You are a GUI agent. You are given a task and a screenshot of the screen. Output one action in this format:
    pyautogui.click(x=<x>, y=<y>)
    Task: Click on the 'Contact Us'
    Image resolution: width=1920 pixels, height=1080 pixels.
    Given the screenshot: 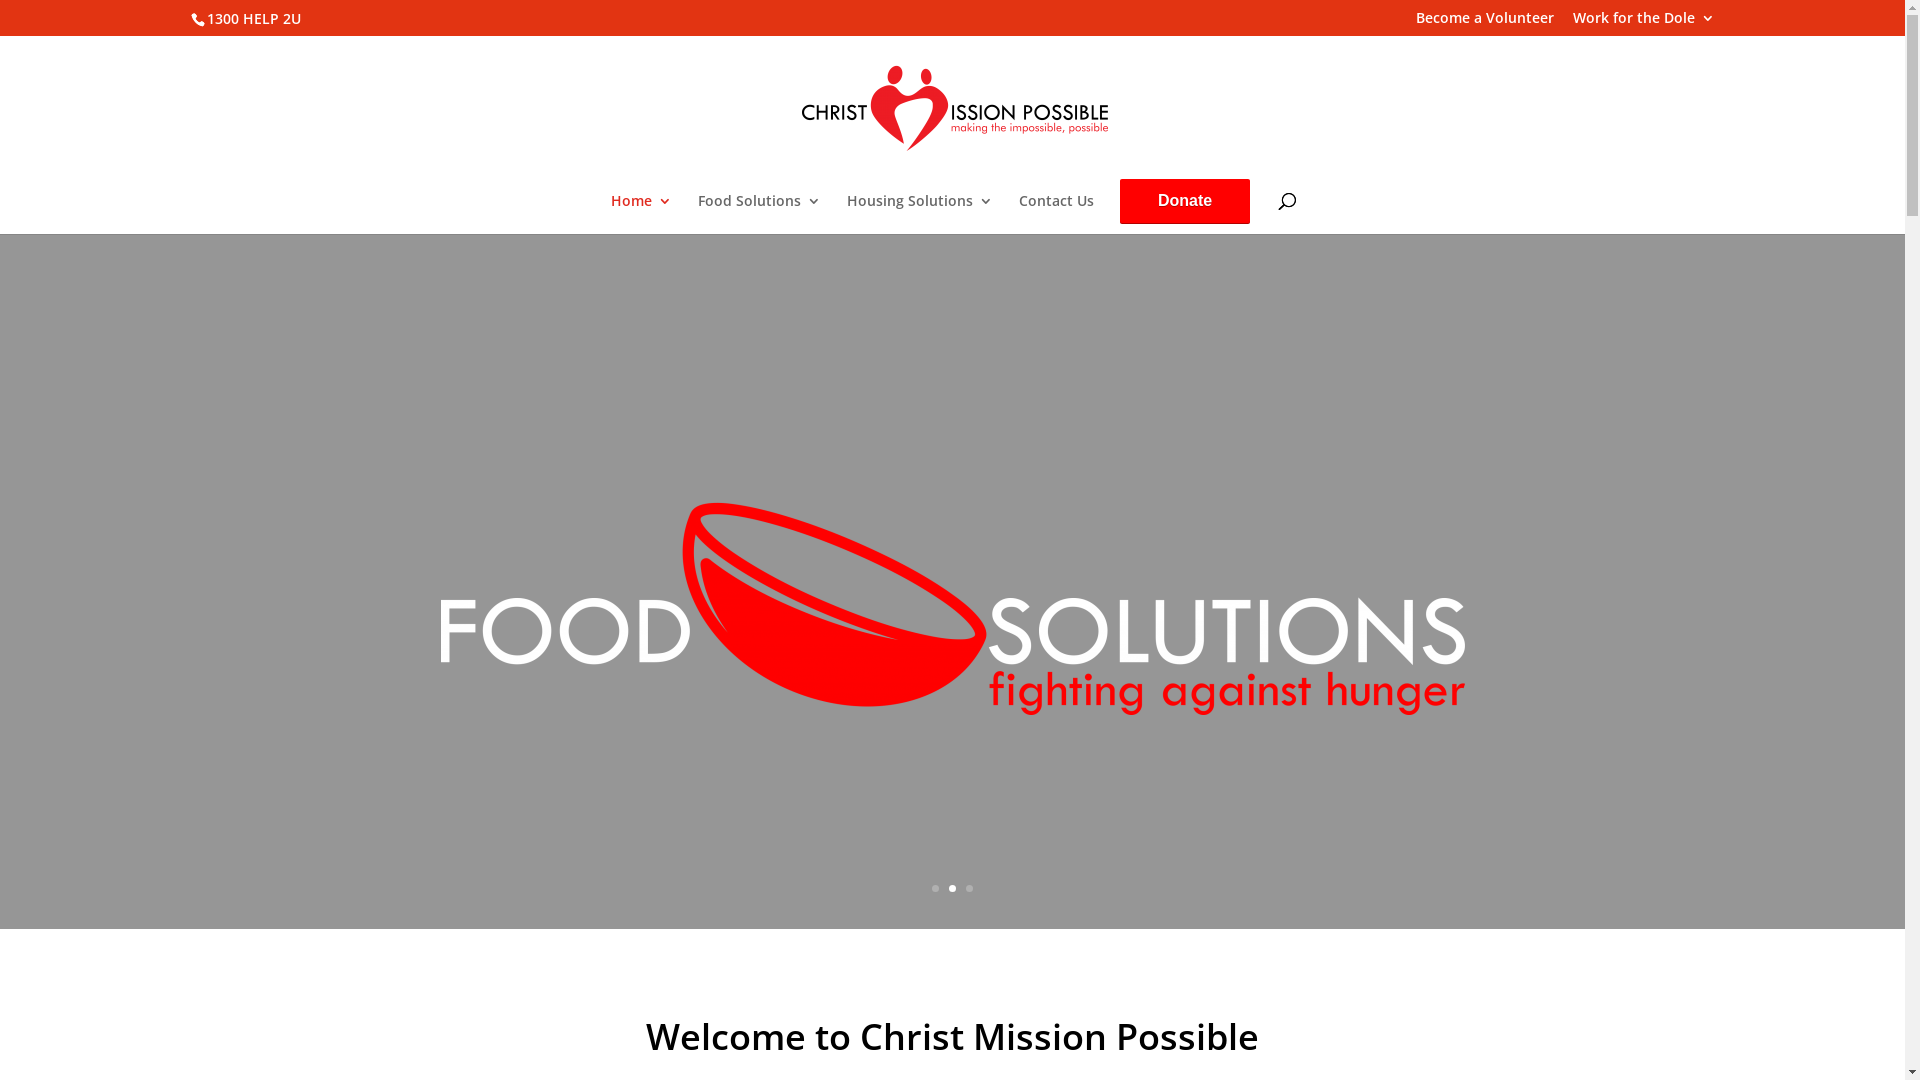 What is the action you would take?
    pyautogui.click(x=1055, y=213)
    